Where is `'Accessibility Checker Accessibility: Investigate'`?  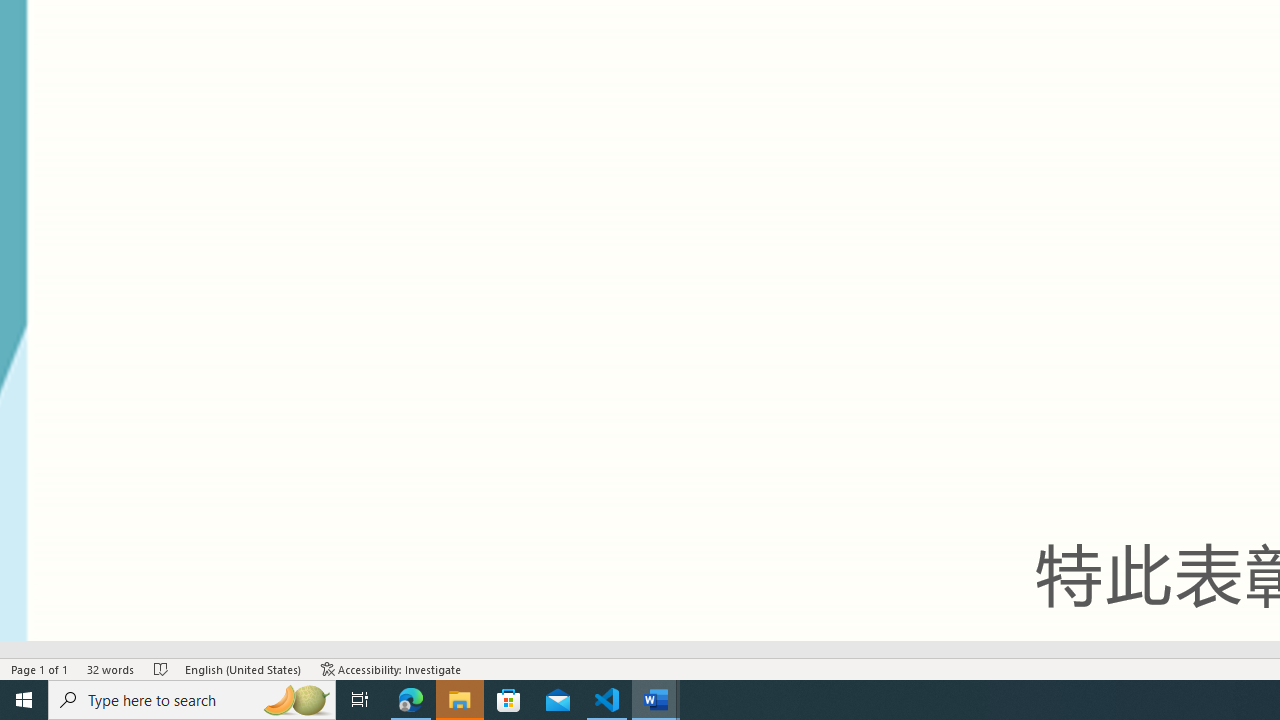
'Accessibility Checker Accessibility: Investigate' is located at coordinates (391, 669).